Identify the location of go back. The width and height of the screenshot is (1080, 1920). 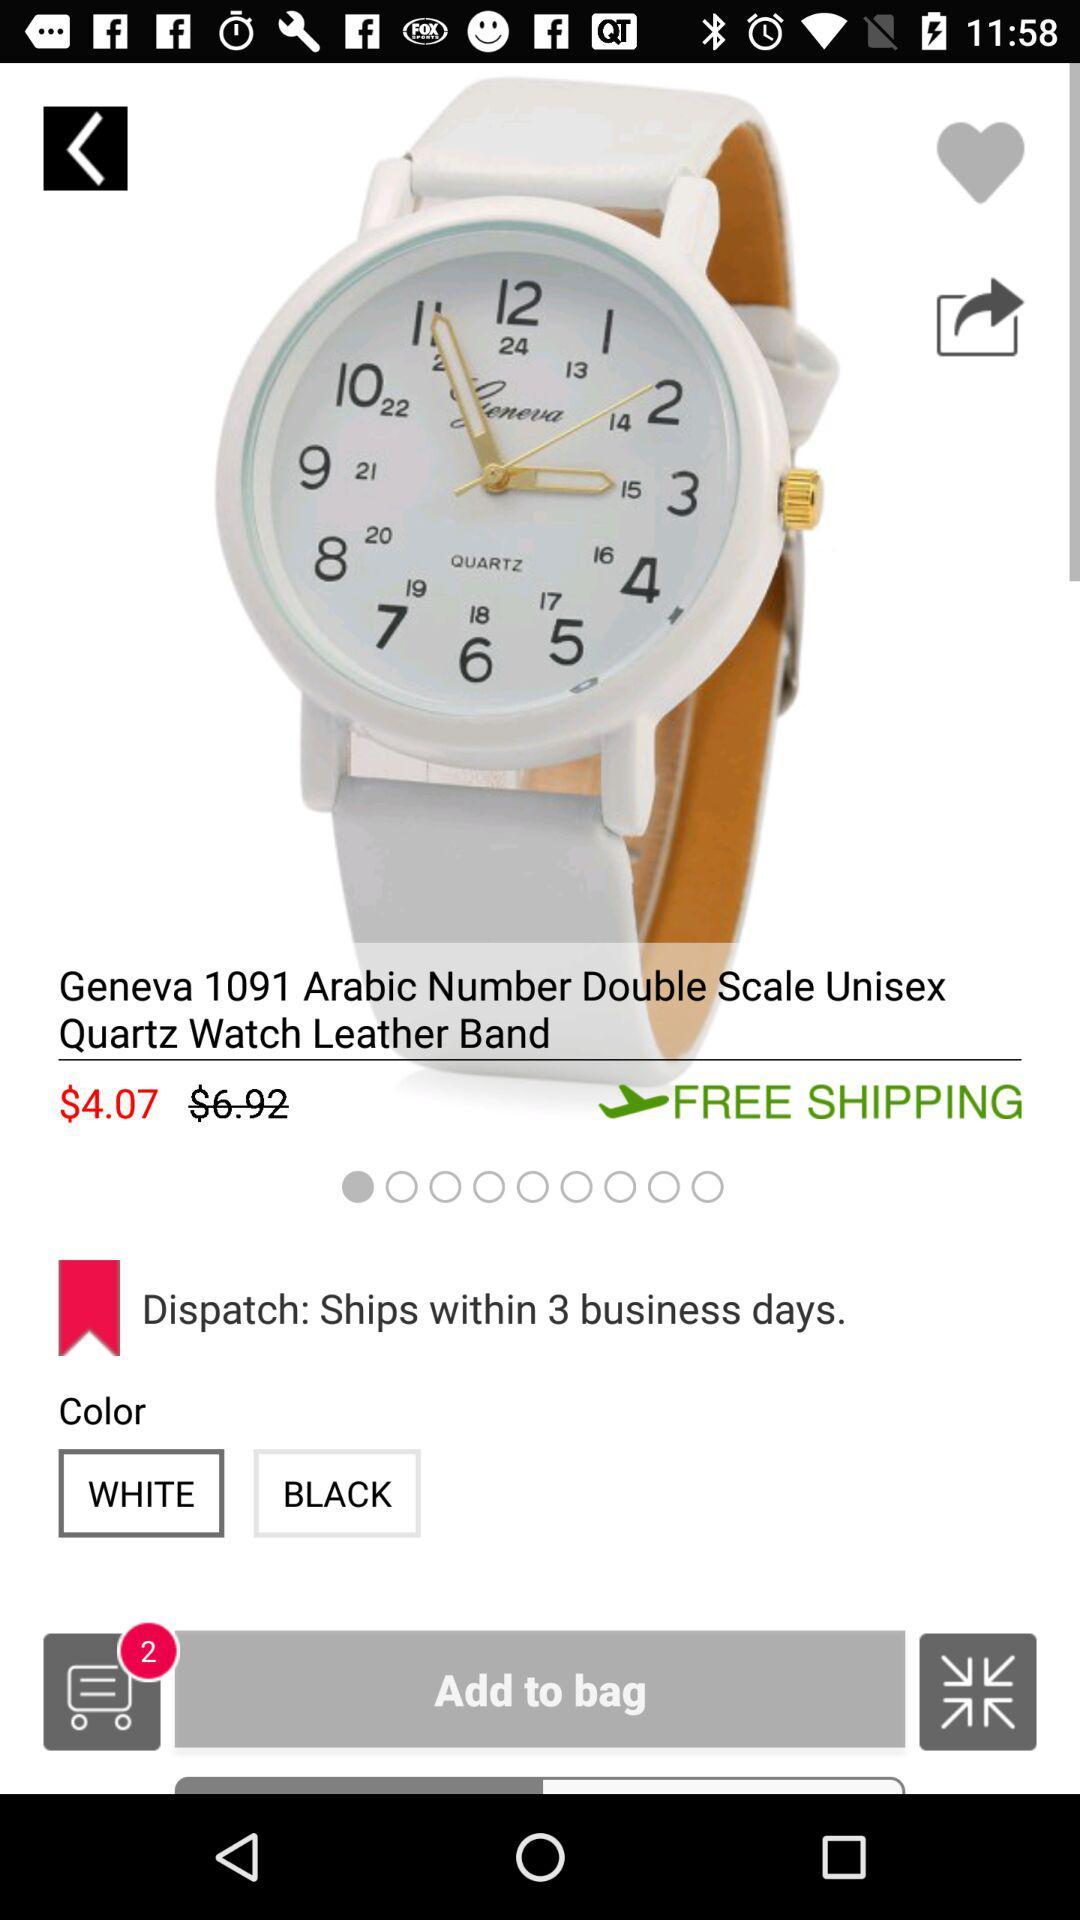
(84, 147).